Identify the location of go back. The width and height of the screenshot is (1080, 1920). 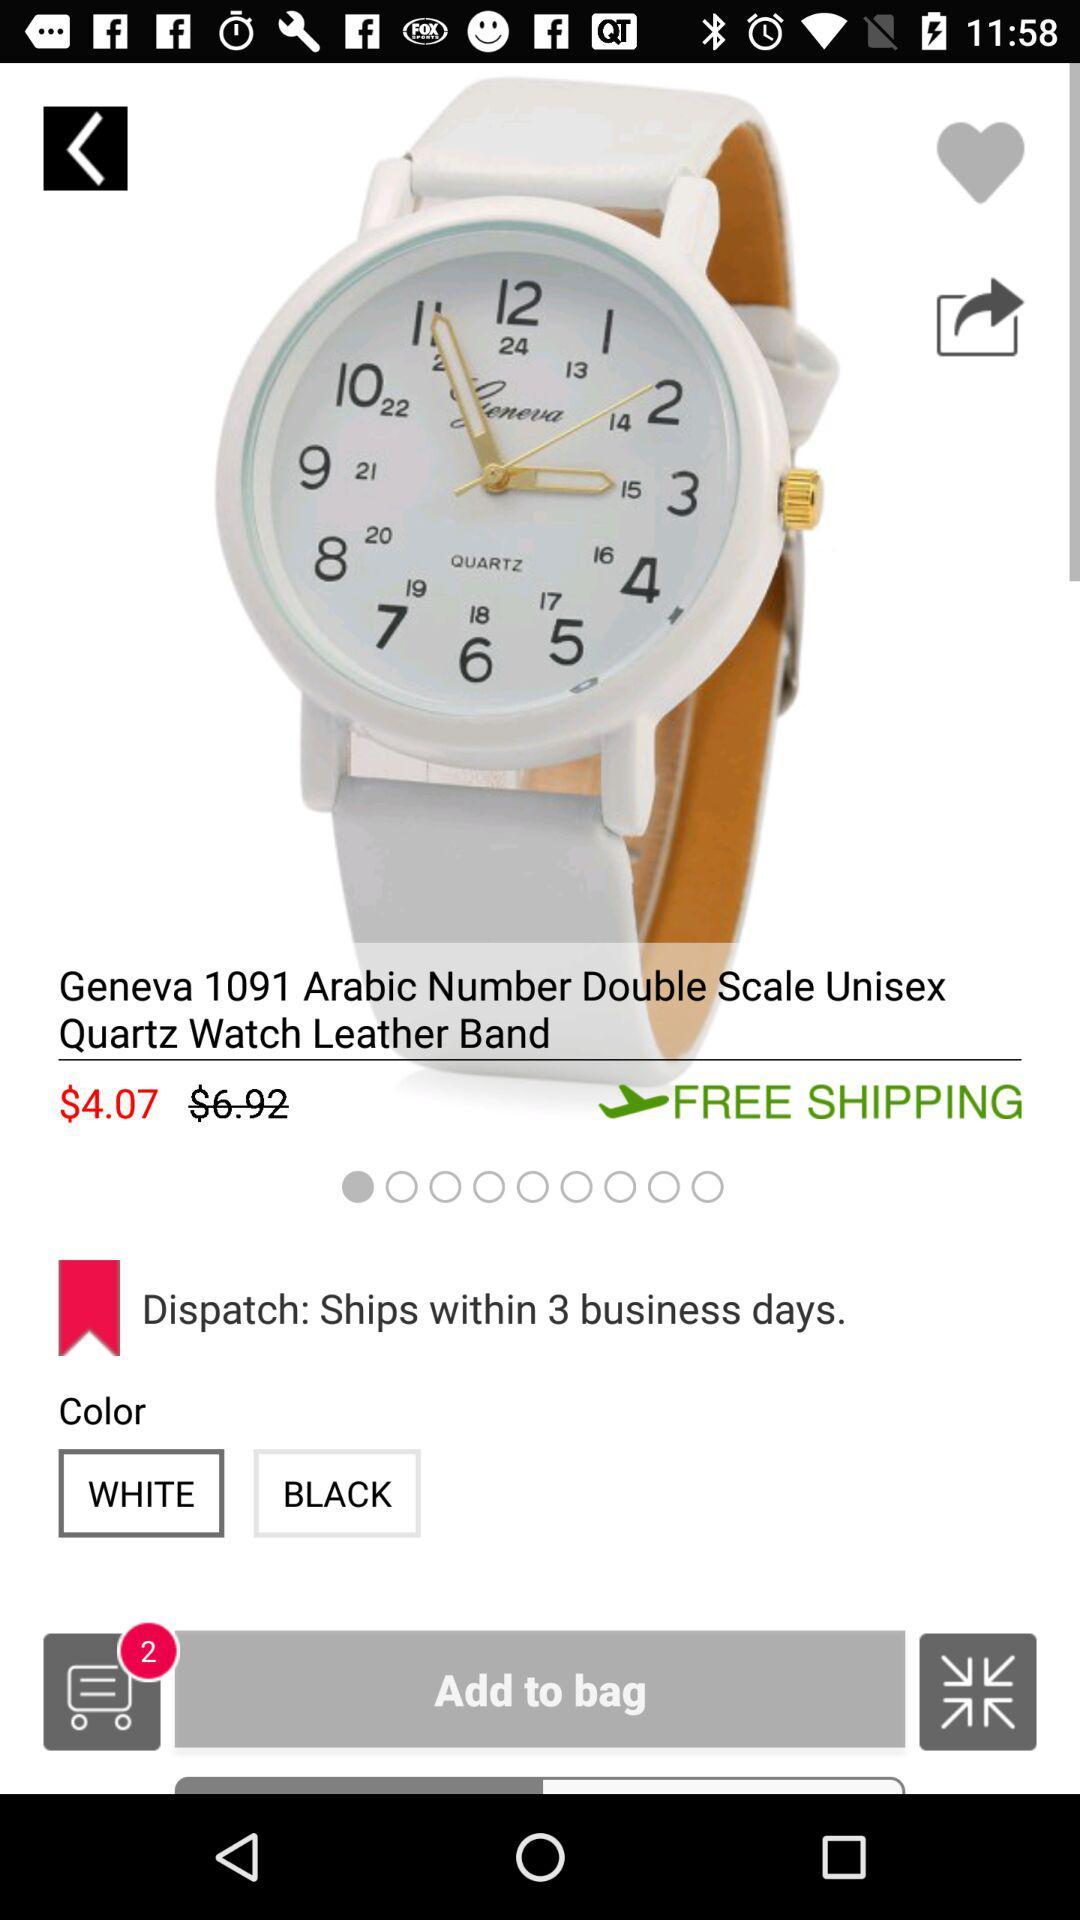
(84, 147).